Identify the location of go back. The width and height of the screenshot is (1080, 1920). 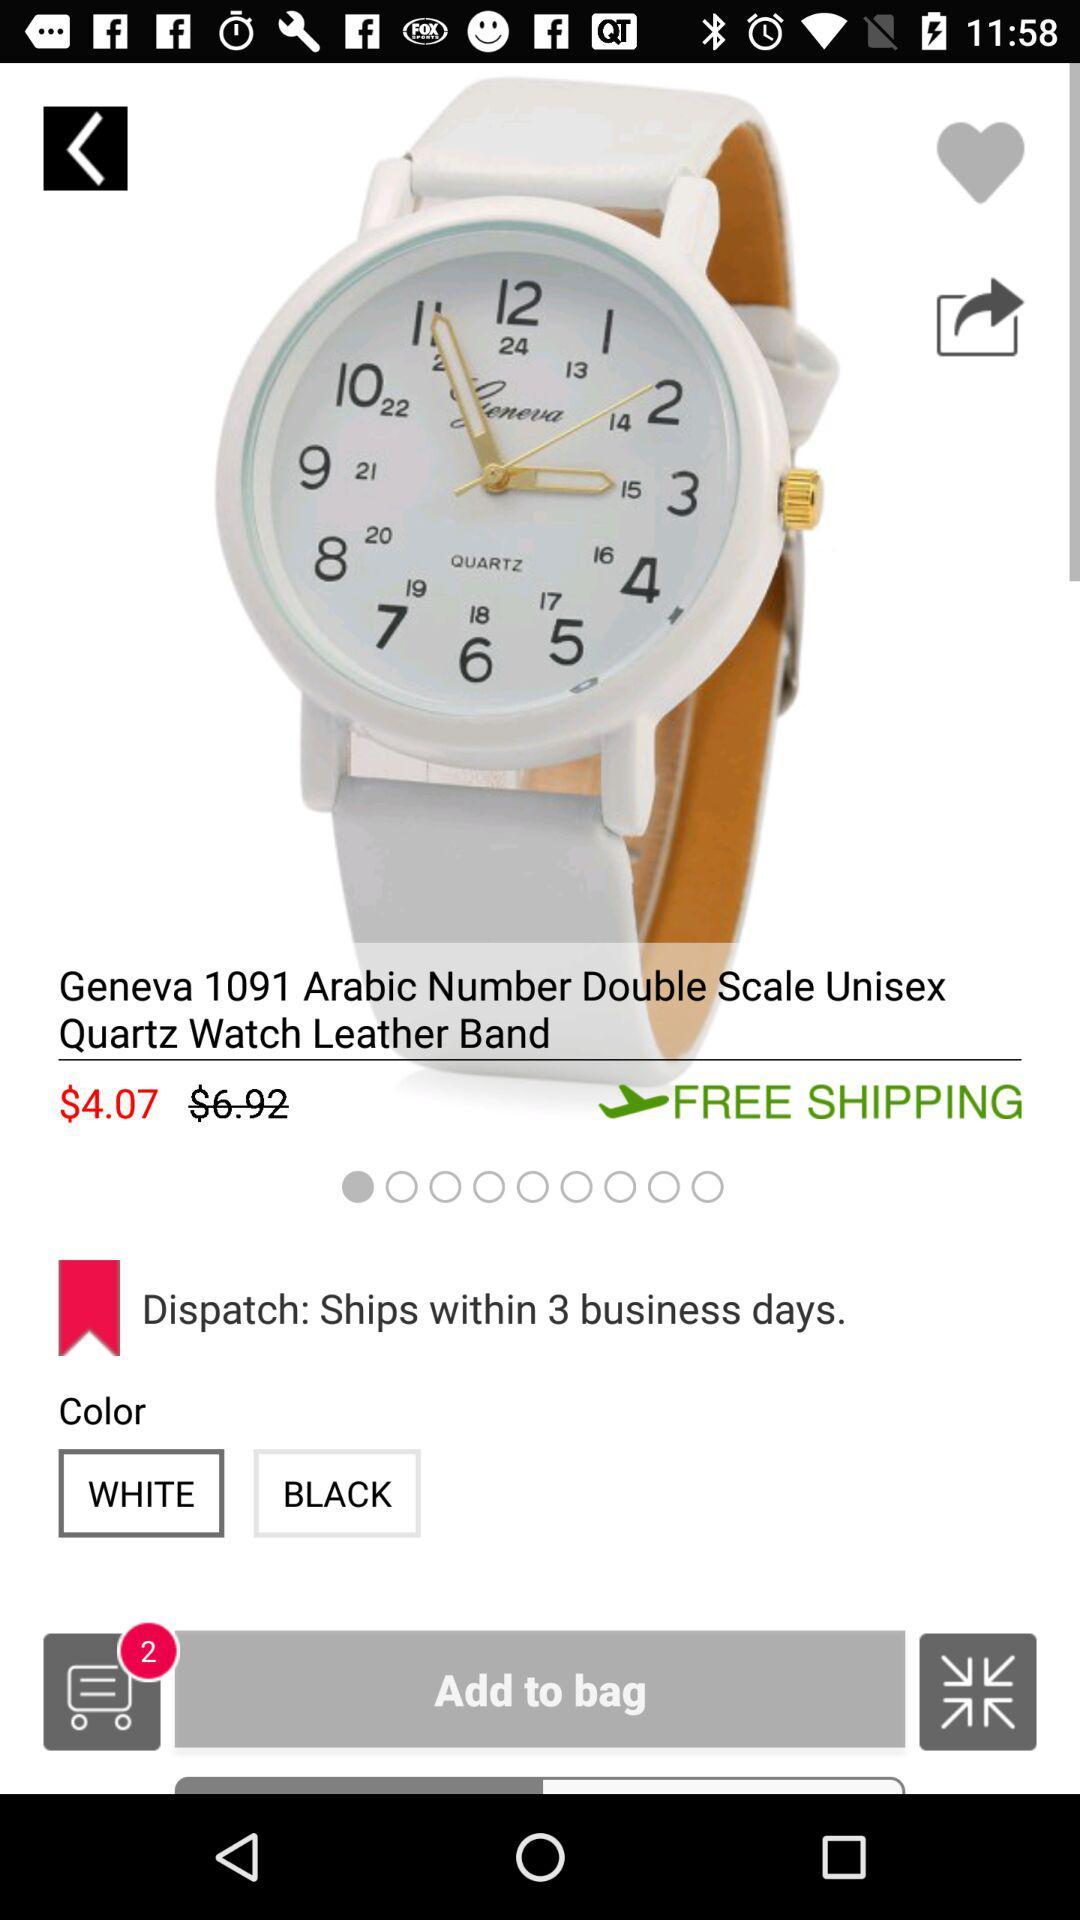
(84, 147).